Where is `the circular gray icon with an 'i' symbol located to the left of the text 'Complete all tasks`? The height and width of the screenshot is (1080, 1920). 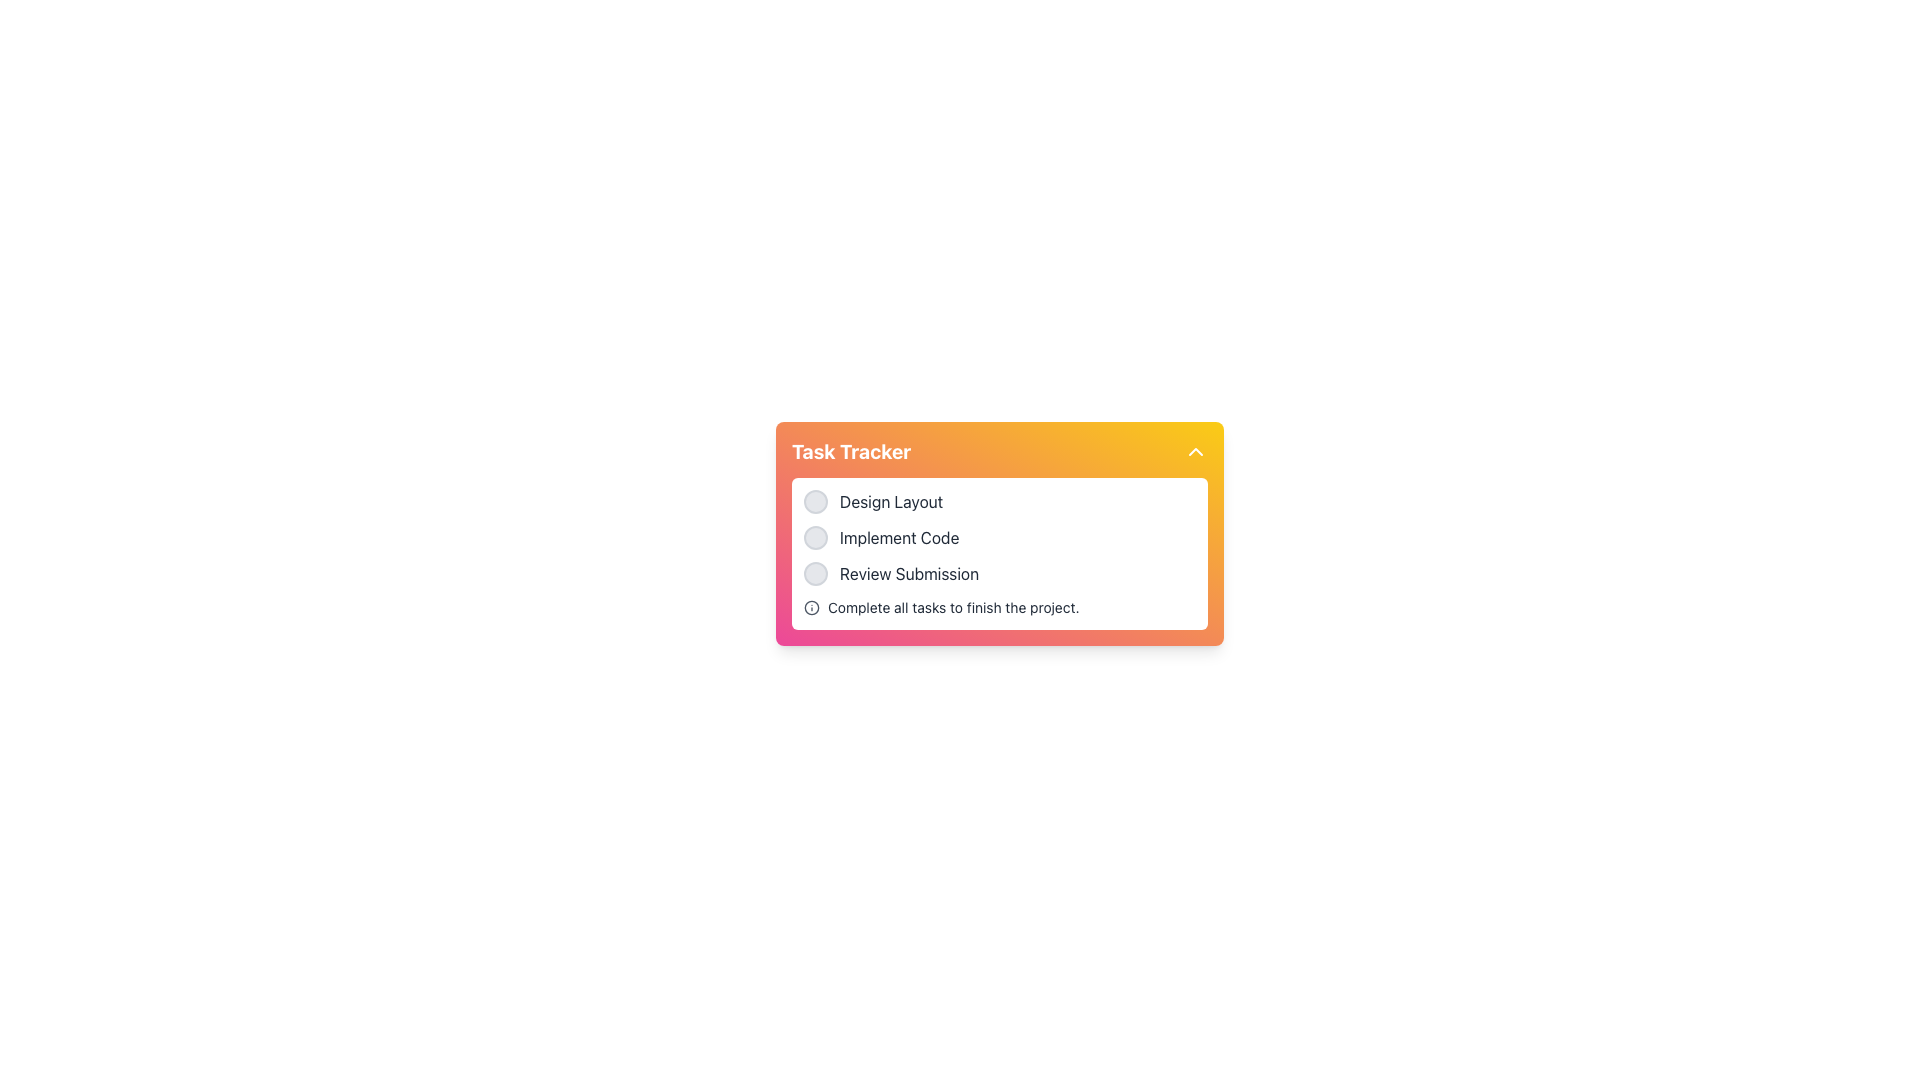
the circular gray icon with an 'i' symbol located to the left of the text 'Complete all tasks is located at coordinates (811, 607).